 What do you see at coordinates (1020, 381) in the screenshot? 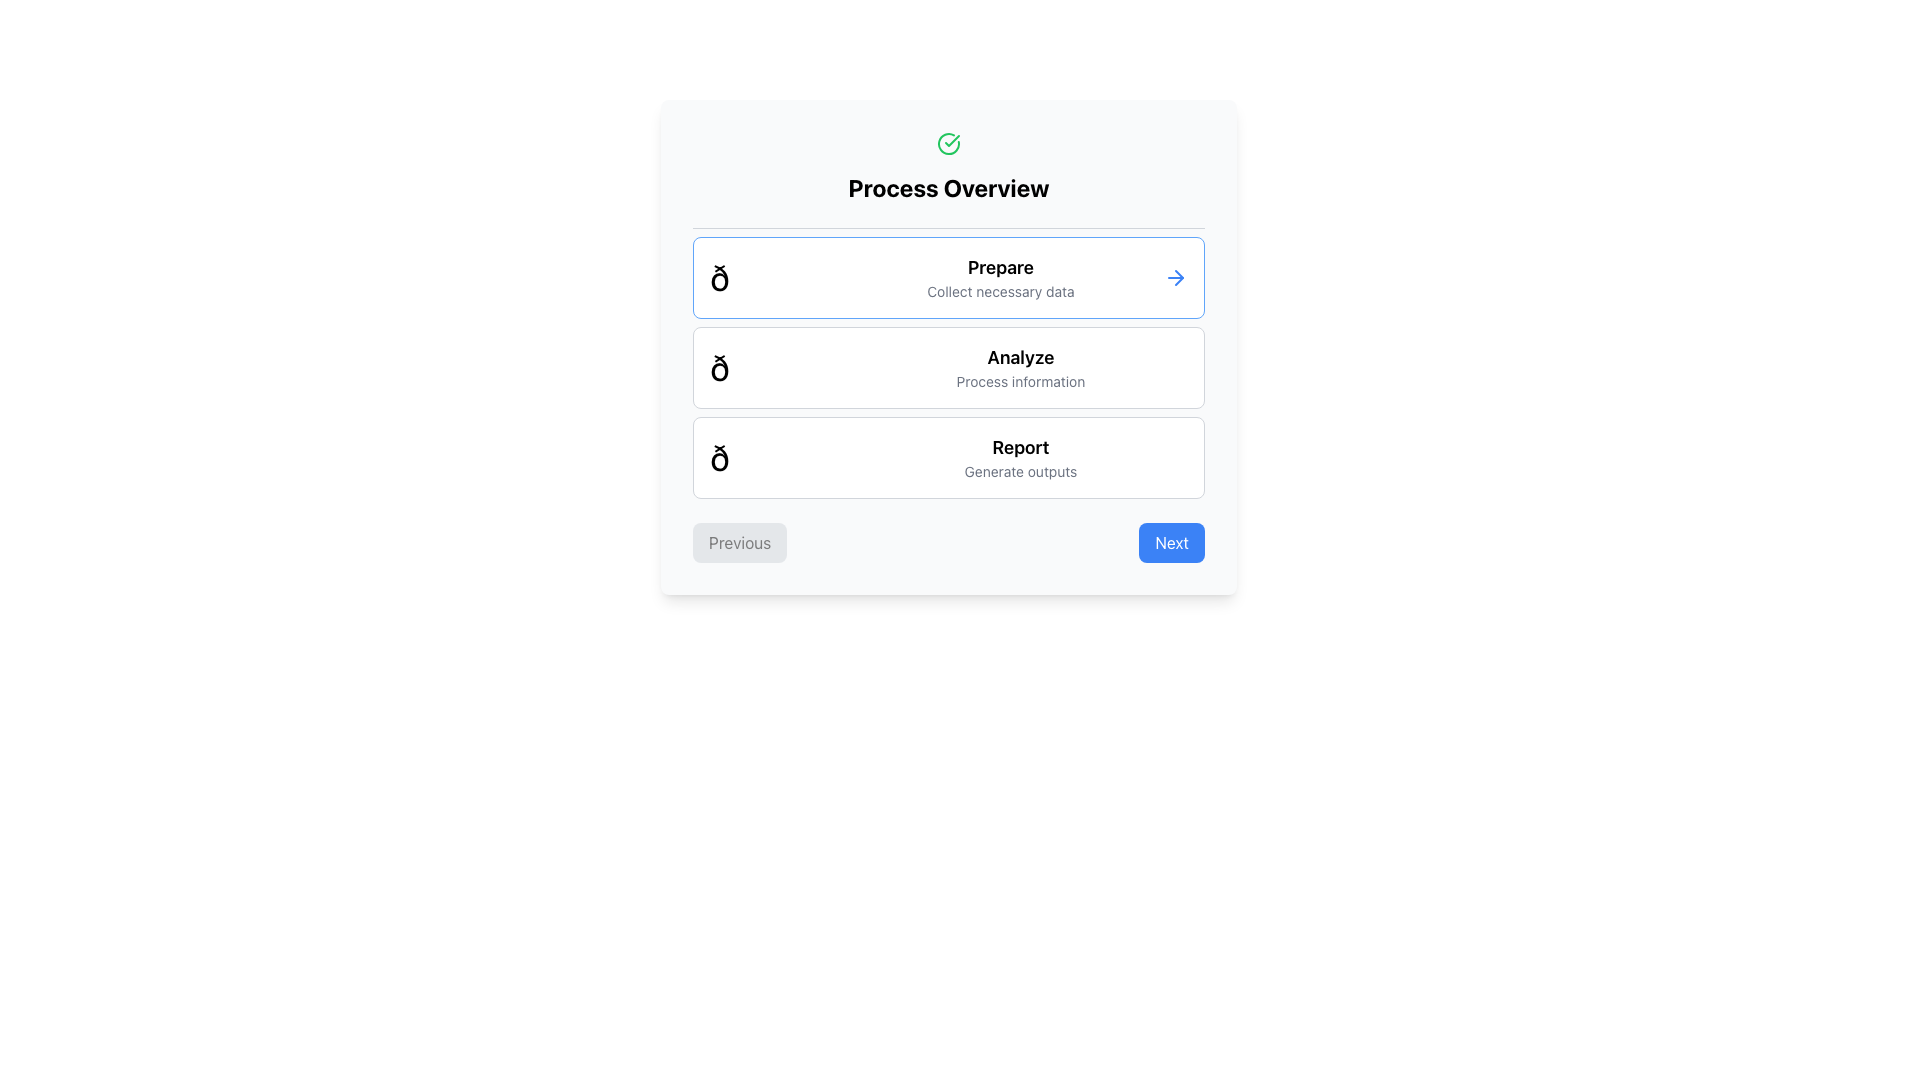
I see `the static text element that provides a contextual description for the 'Analyze' section, which is positioned directly beneath the 'Analyze' label` at bounding box center [1020, 381].